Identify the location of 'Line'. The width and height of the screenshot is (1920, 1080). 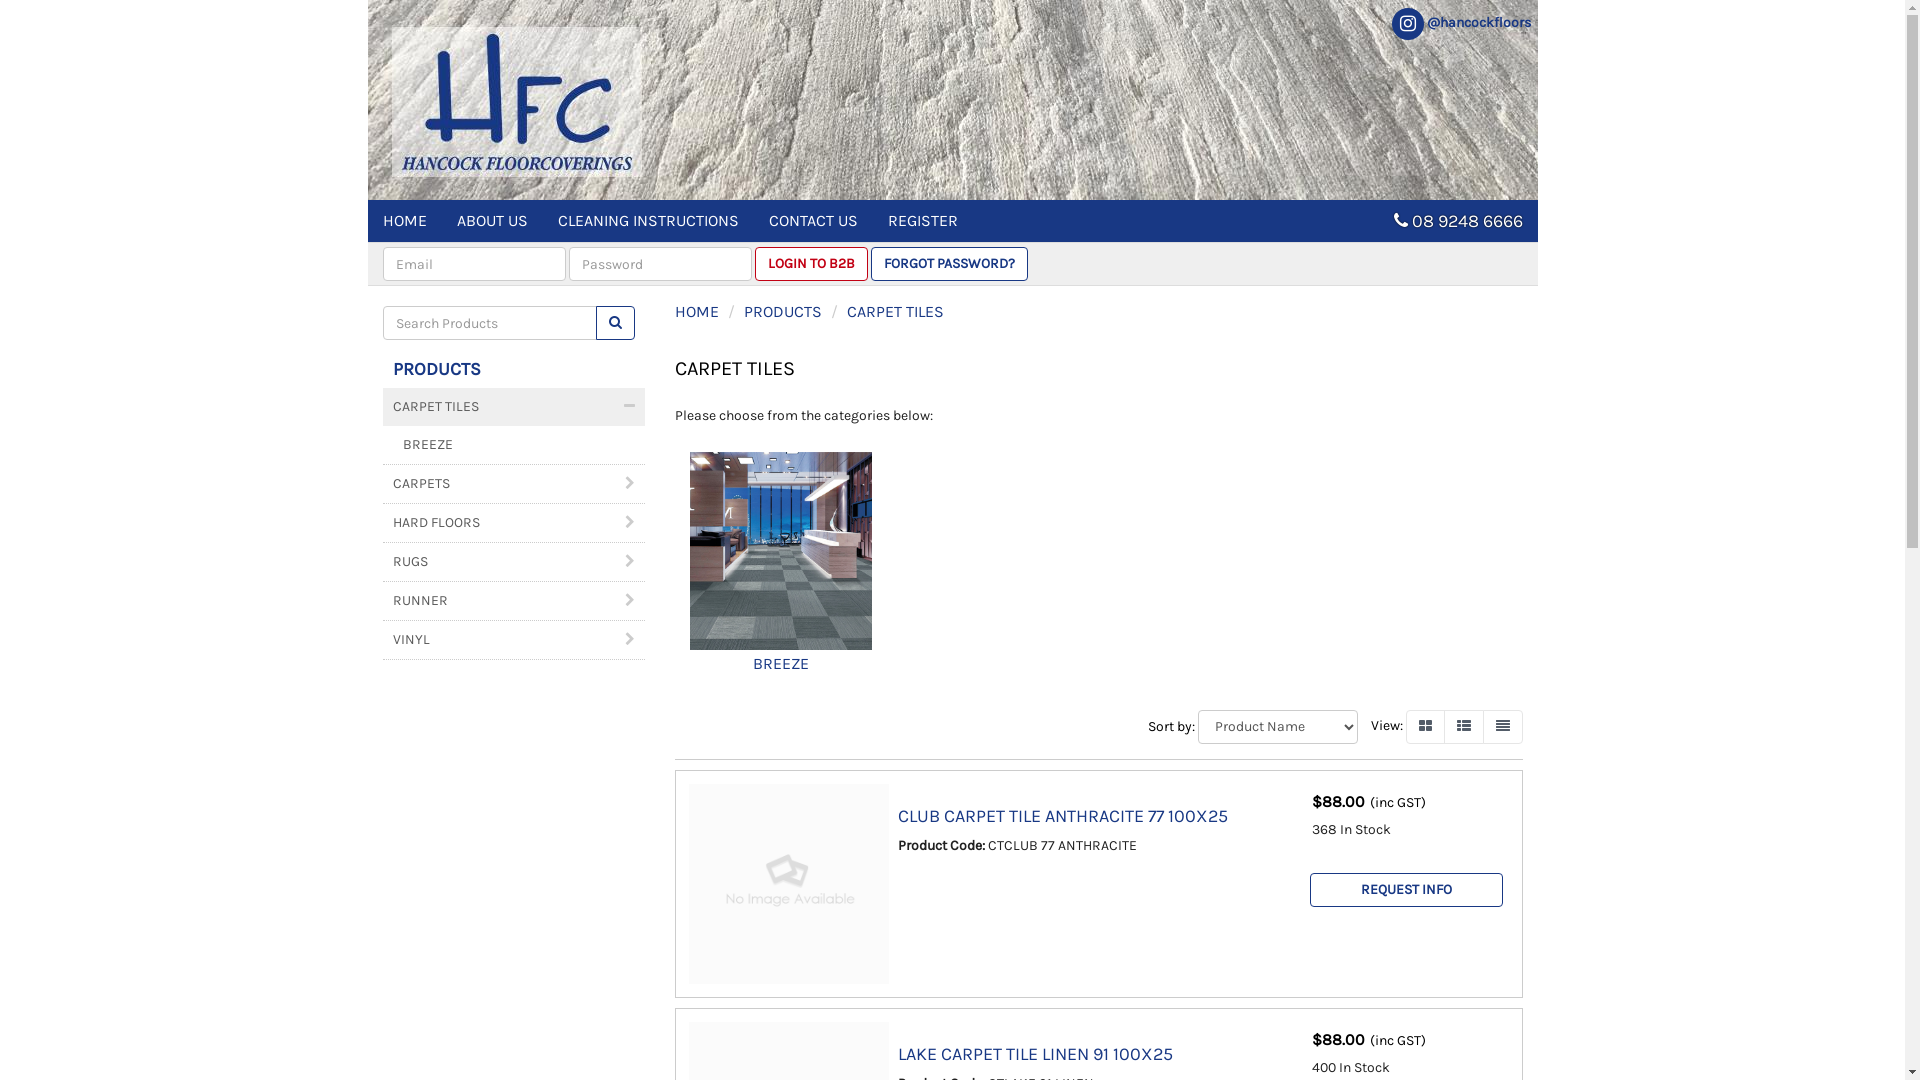
(1502, 726).